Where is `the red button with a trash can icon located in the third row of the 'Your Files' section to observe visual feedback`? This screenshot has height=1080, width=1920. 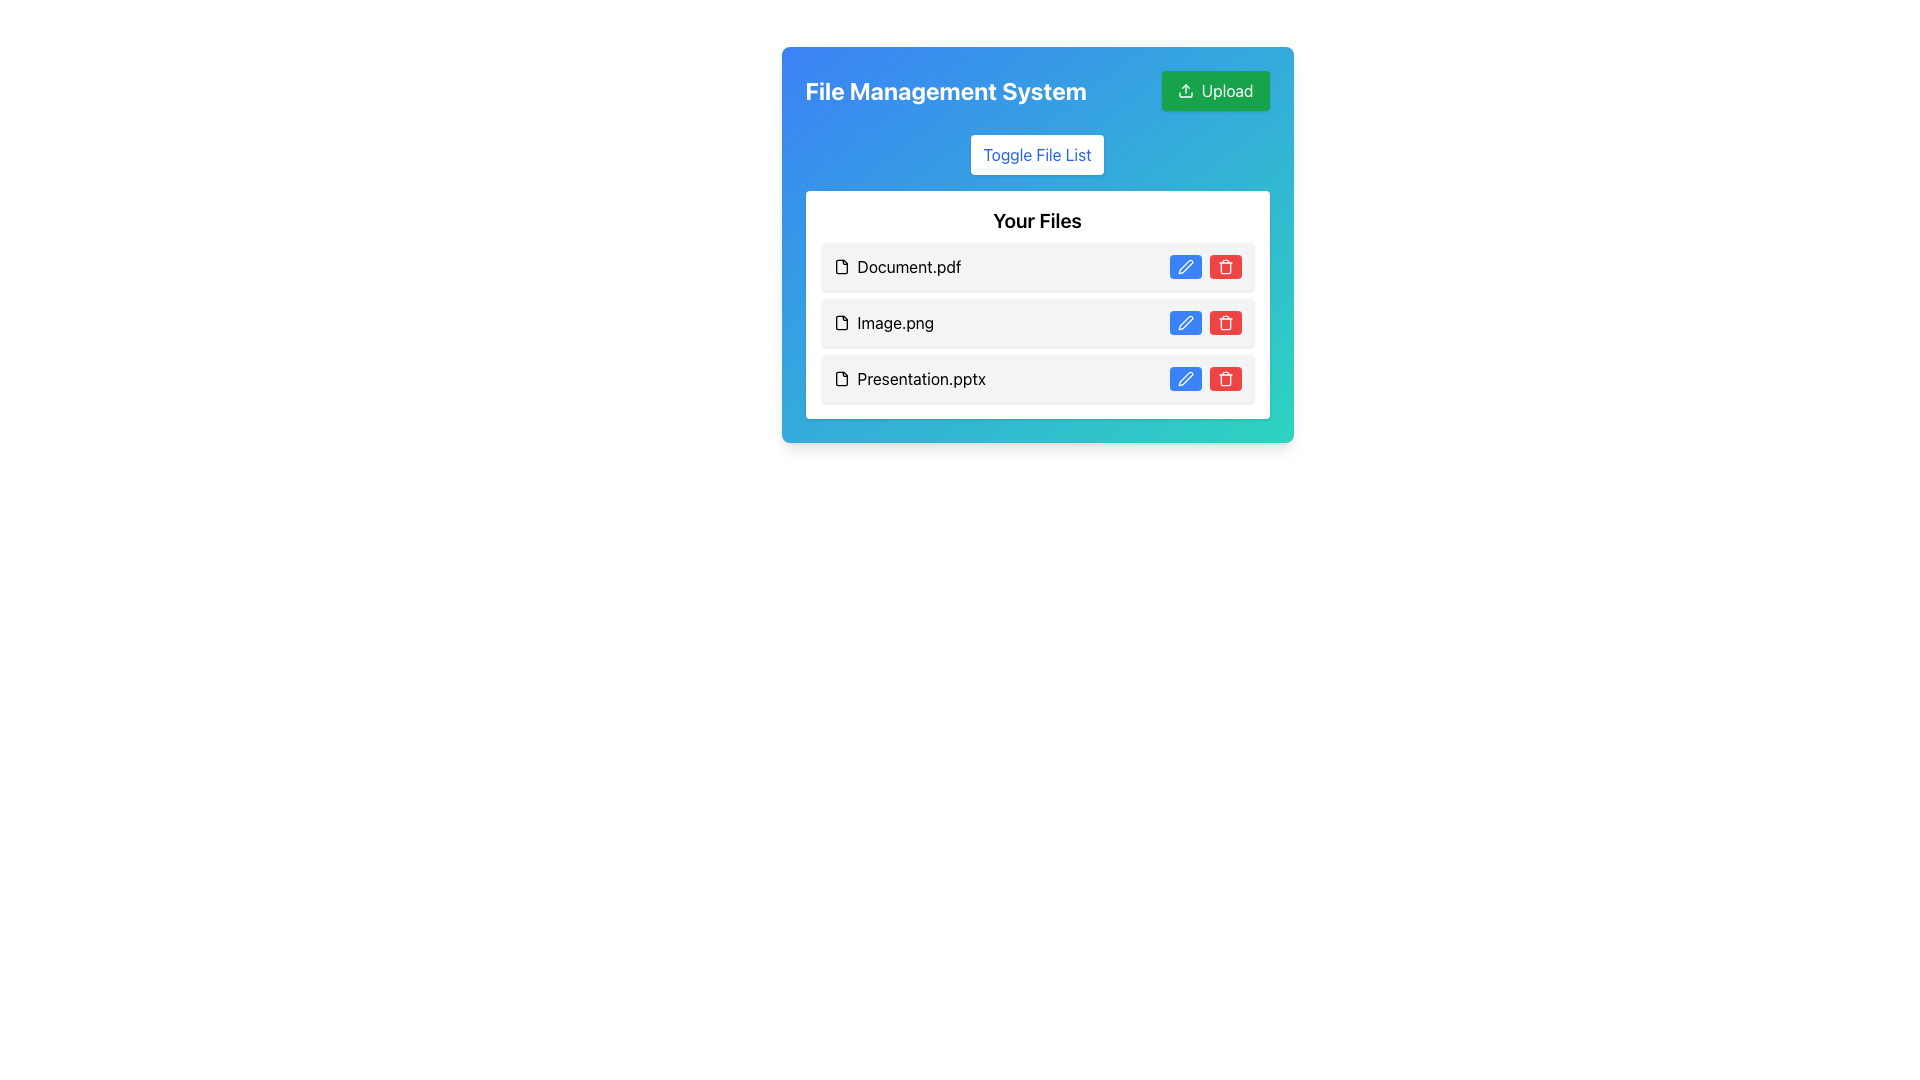 the red button with a trash can icon located in the third row of the 'Your Files' section to observe visual feedback is located at coordinates (1224, 378).